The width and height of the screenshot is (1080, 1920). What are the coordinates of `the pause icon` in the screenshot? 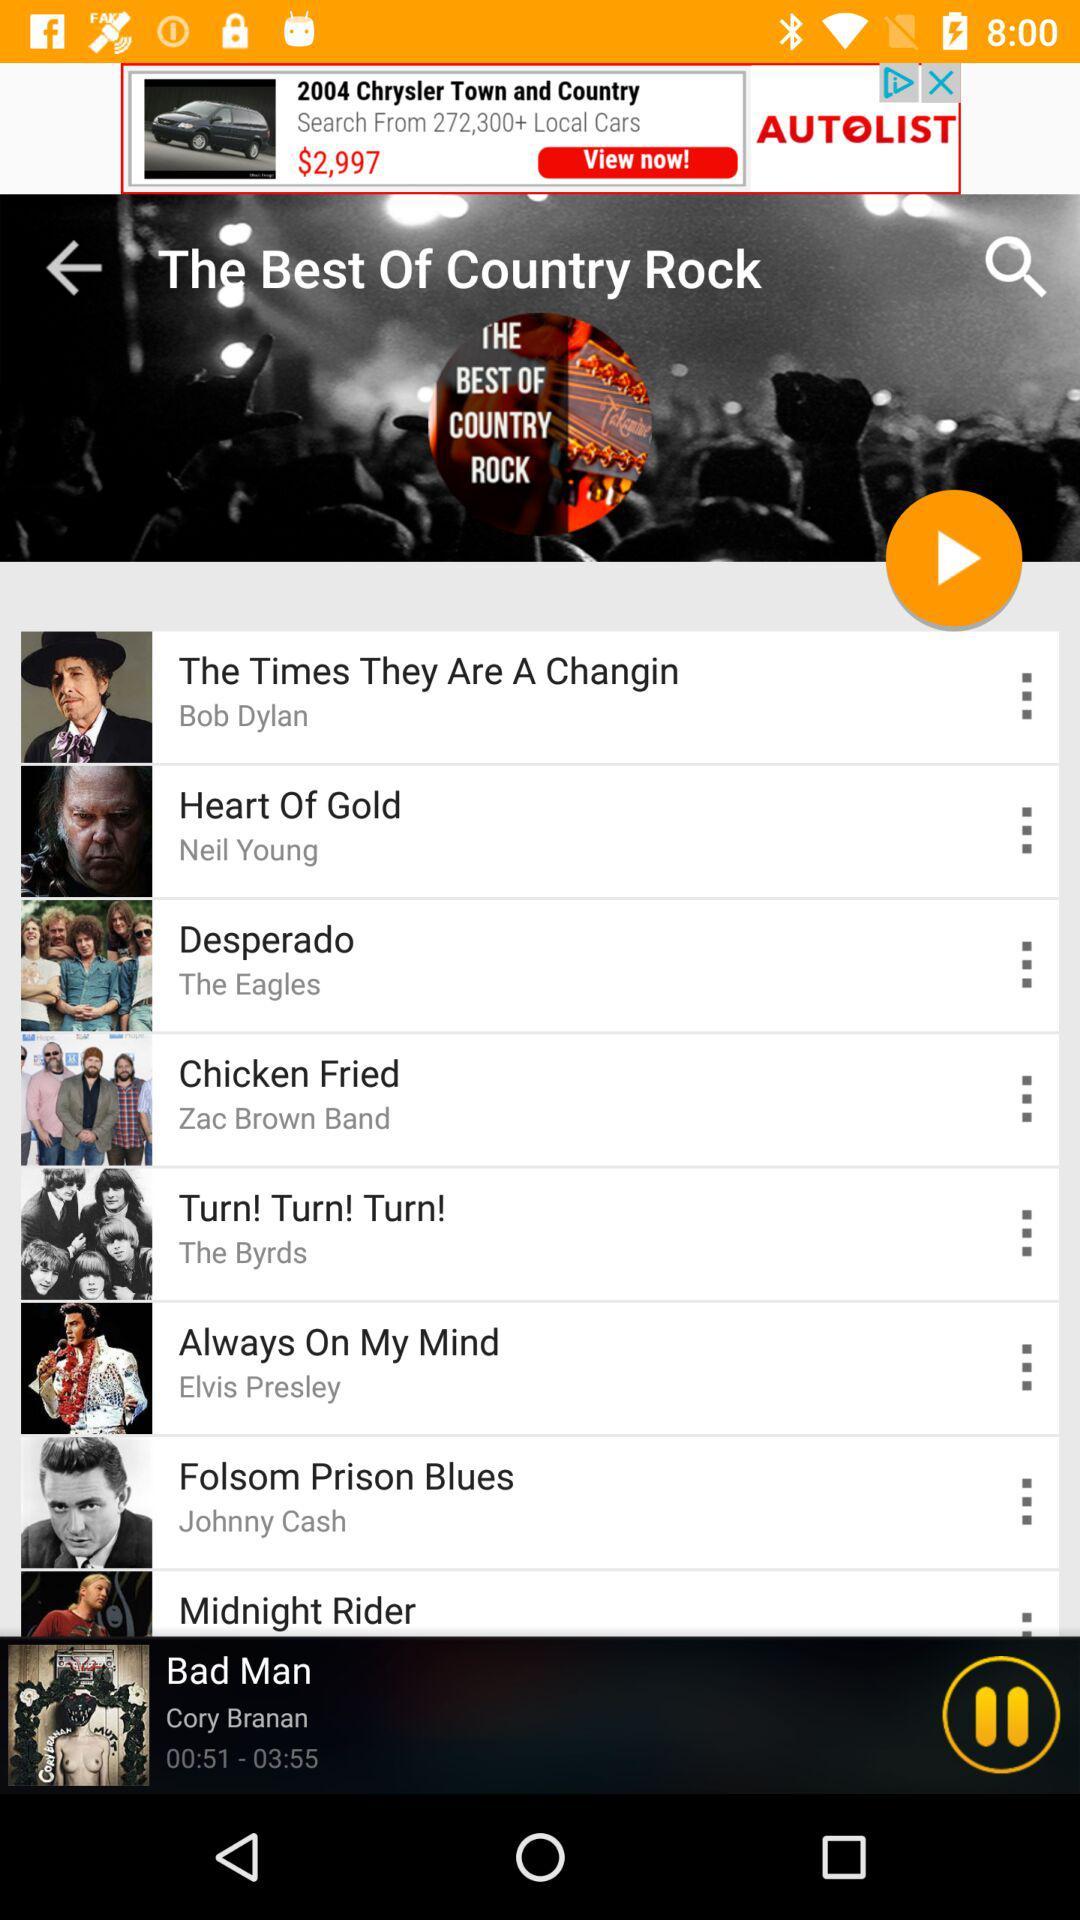 It's located at (1001, 1714).